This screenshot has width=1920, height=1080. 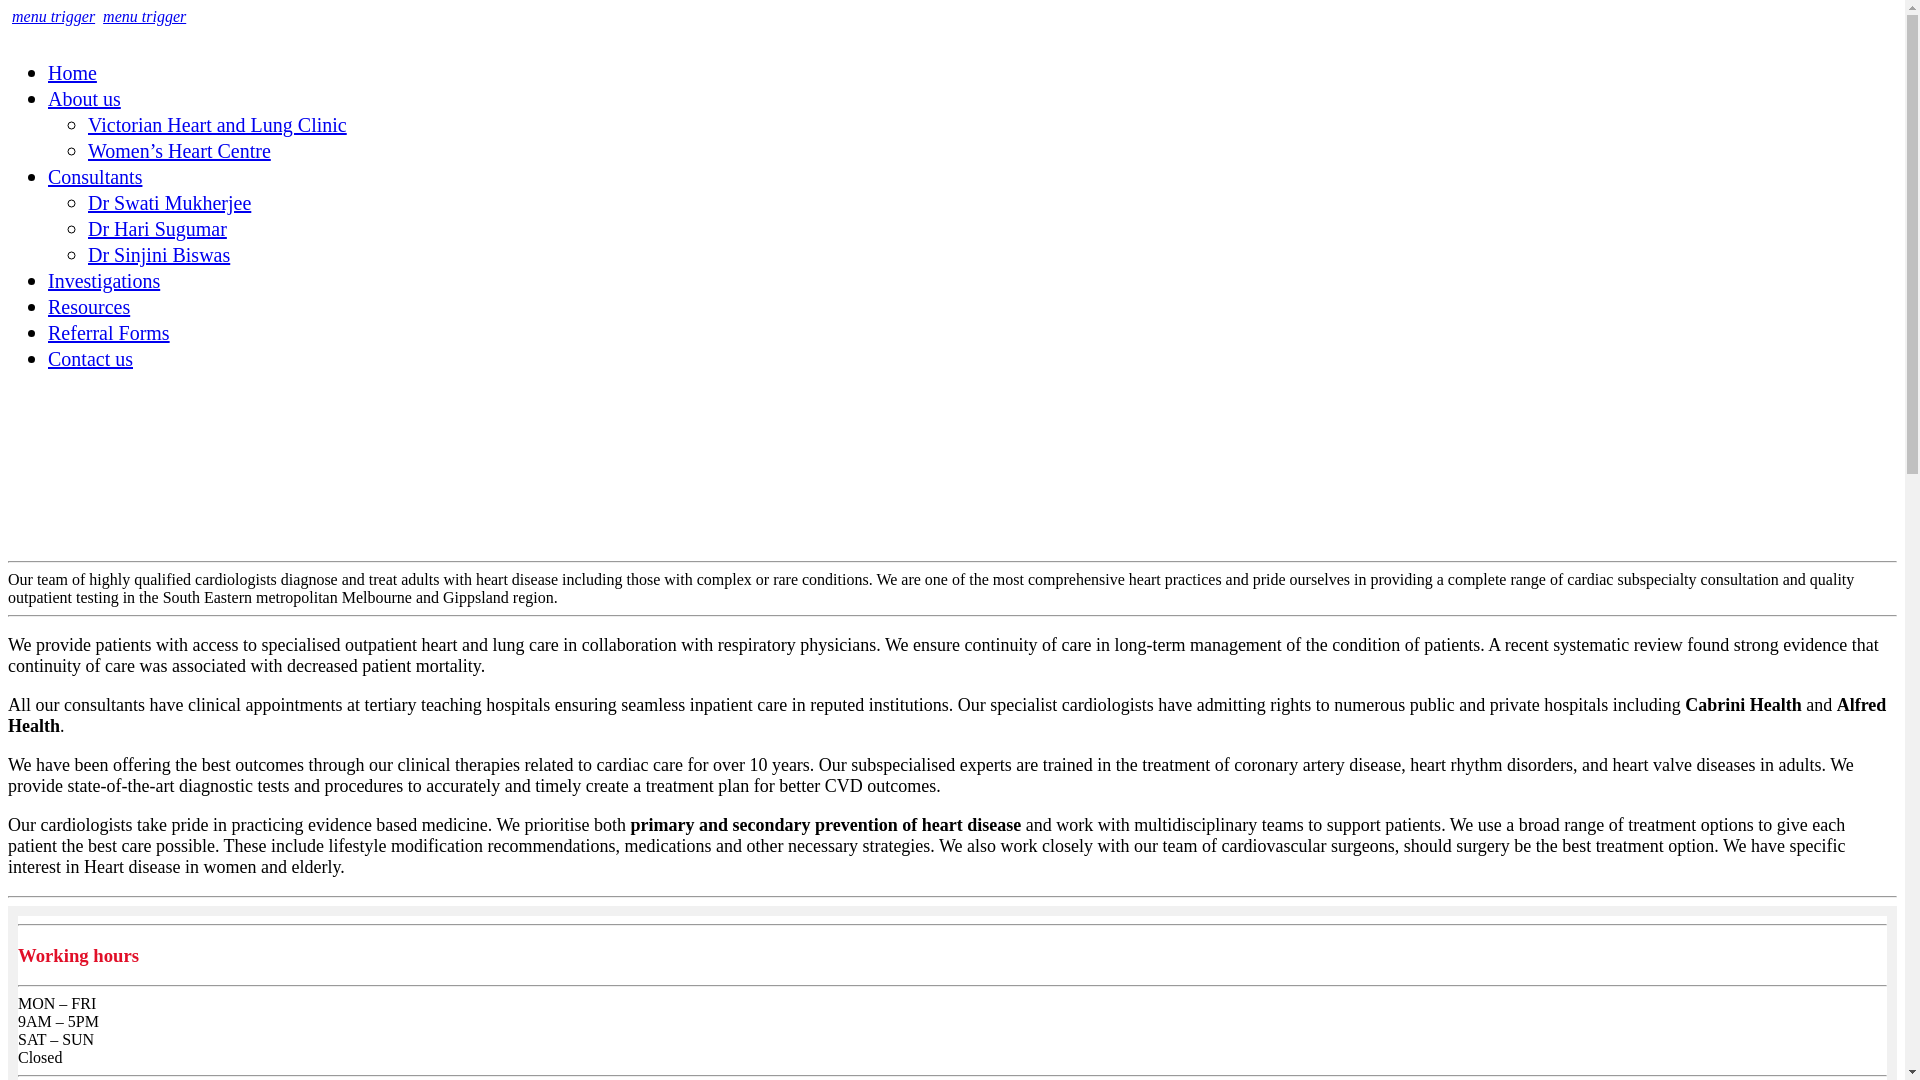 What do you see at coordinates (48, 281) in the screenshot?
I see `'Investigations'` at bounding box center [48, 281].